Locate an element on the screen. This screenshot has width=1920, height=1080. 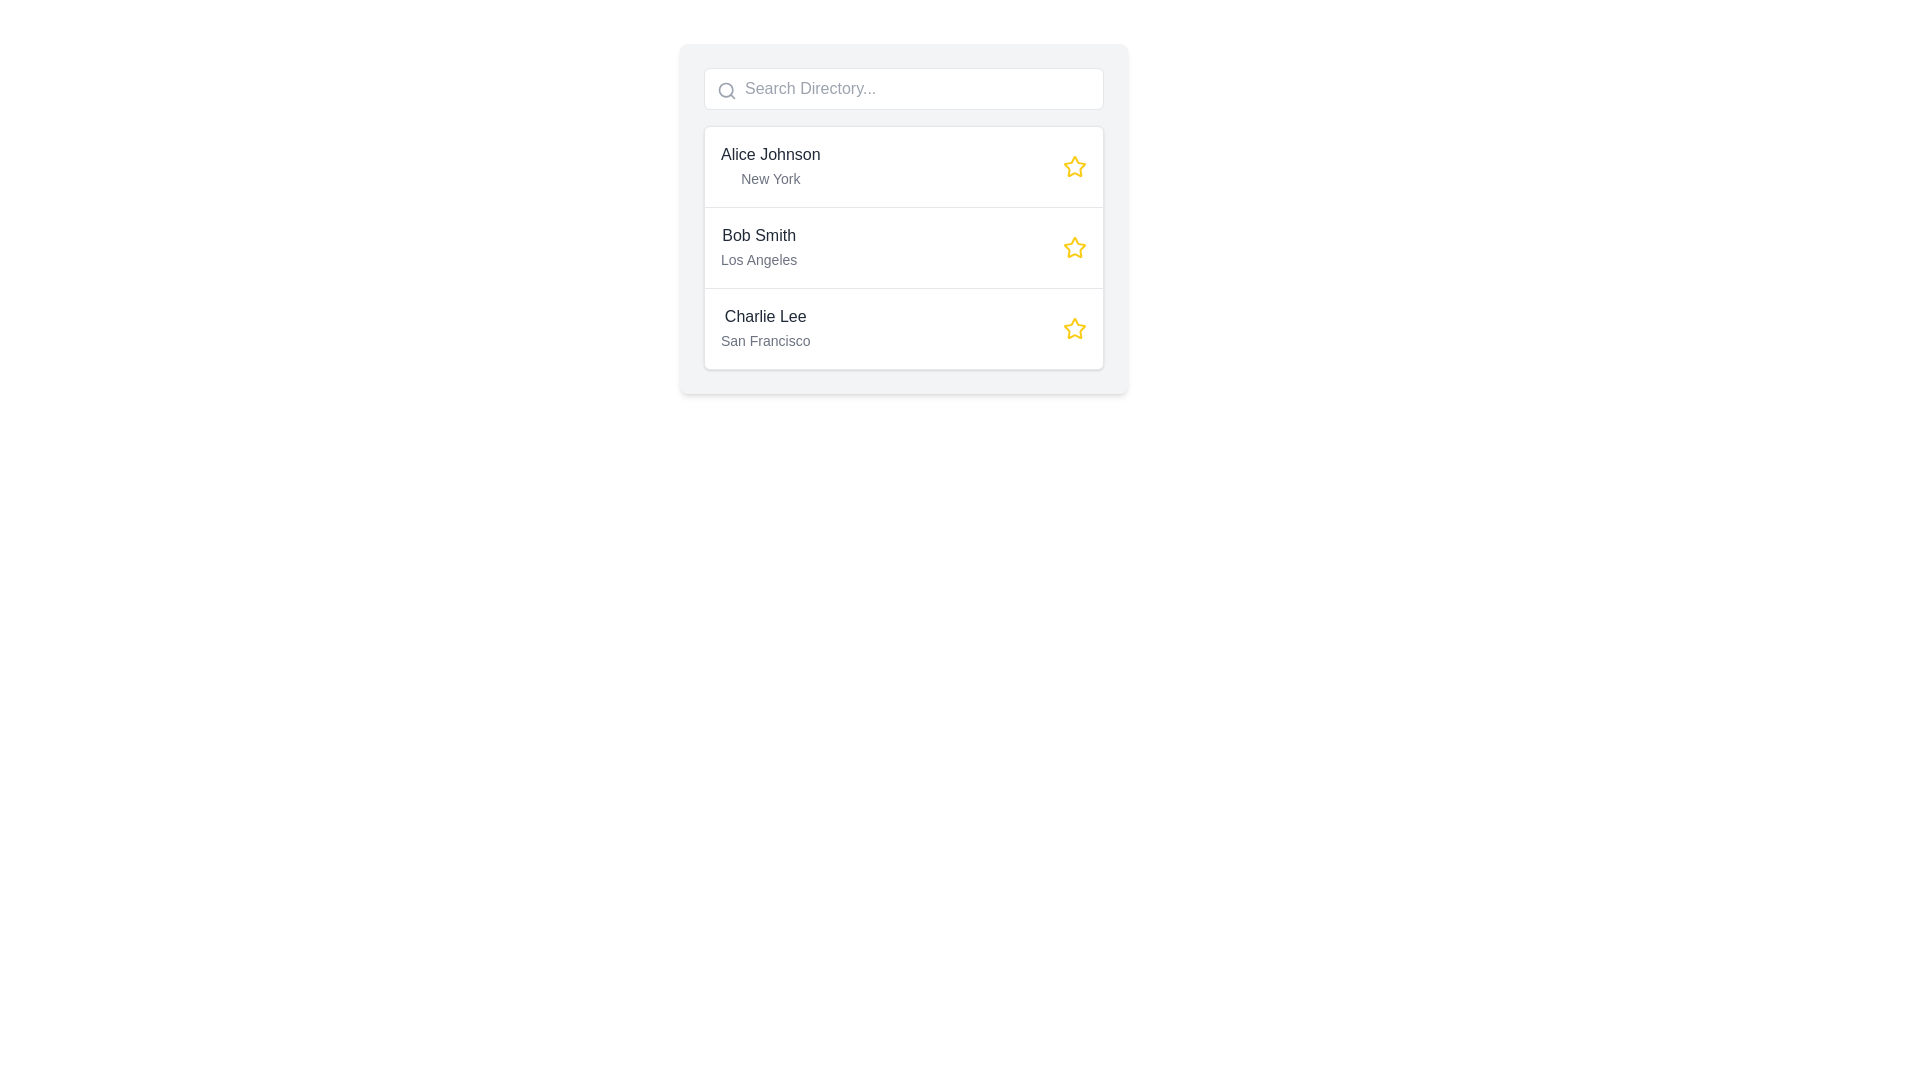
the star-shaped icon that is highlighted in yellow, positioned to the right of 'Alice Johnson' and 'New York', to favorite or unfavorite the entry is located at coordinates (1074, 165).